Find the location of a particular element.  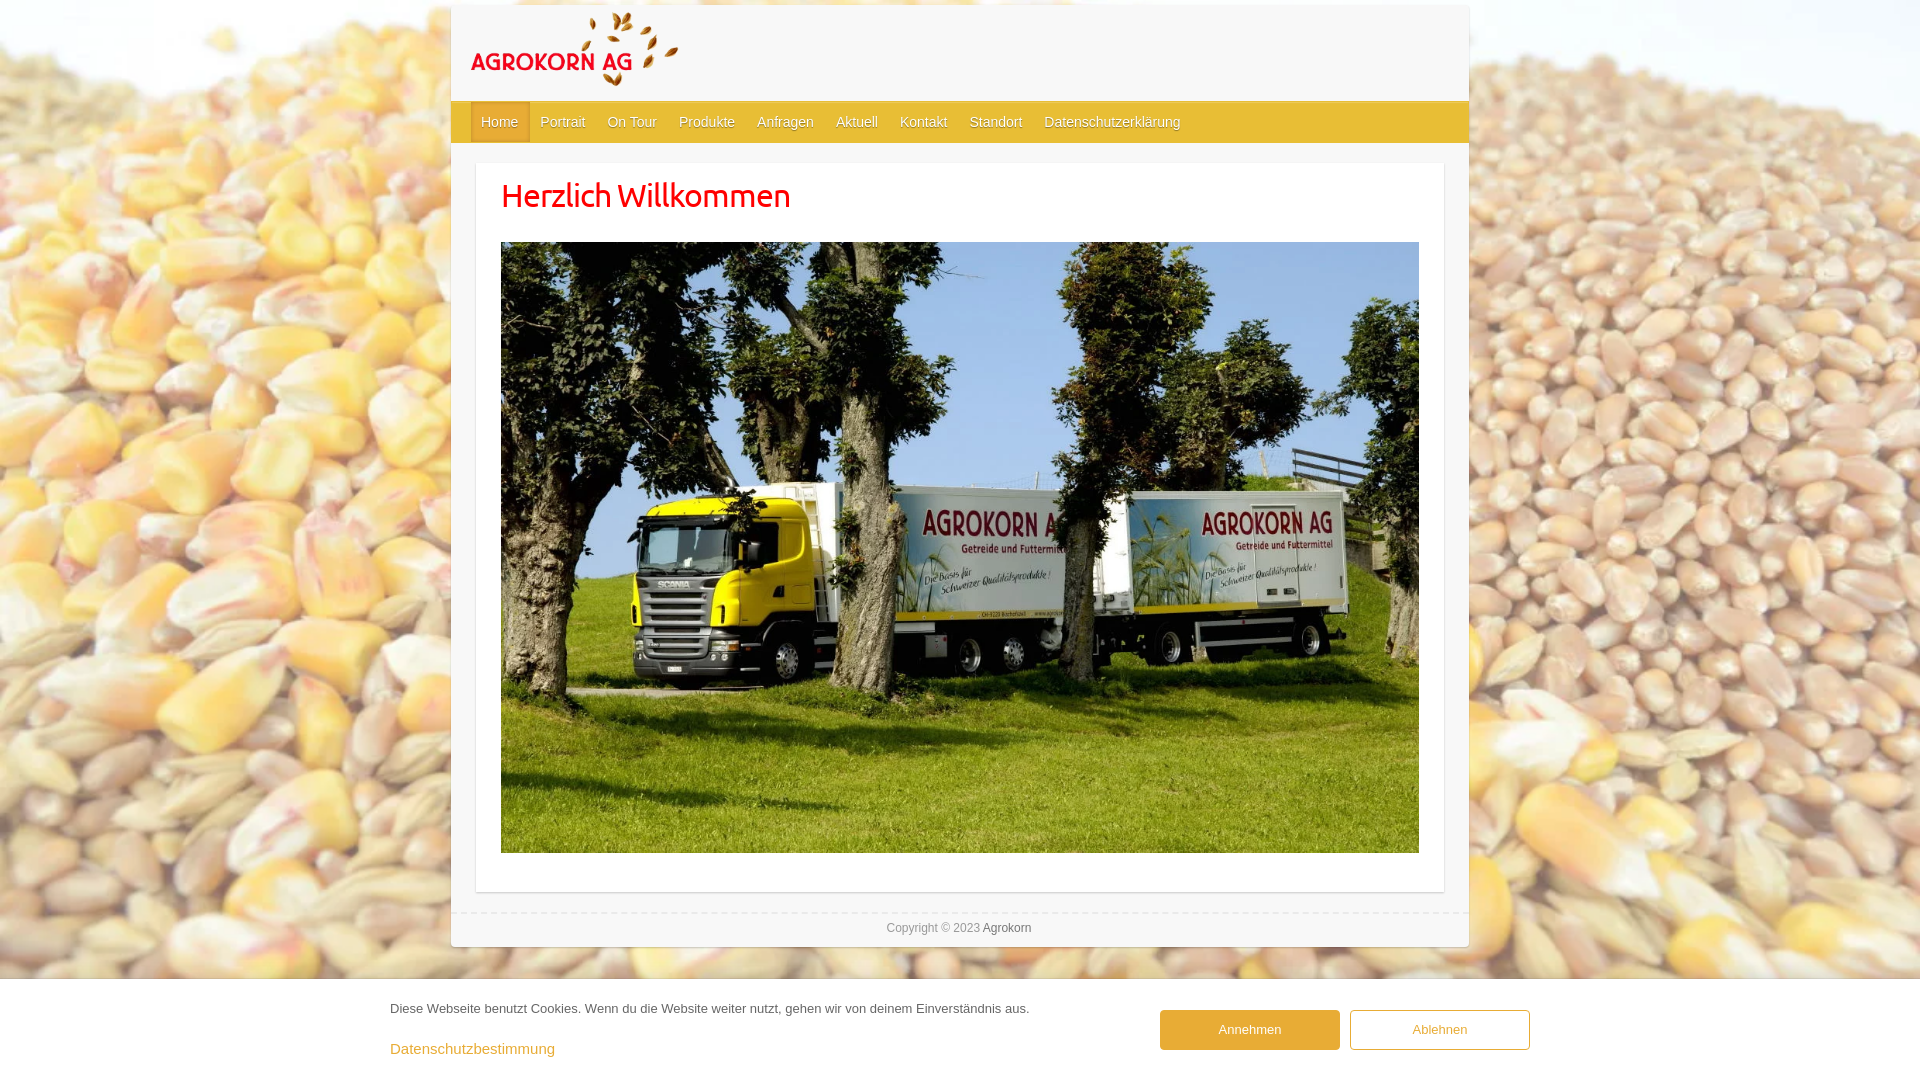

'On Tour' is located at coordinates (632, 122).